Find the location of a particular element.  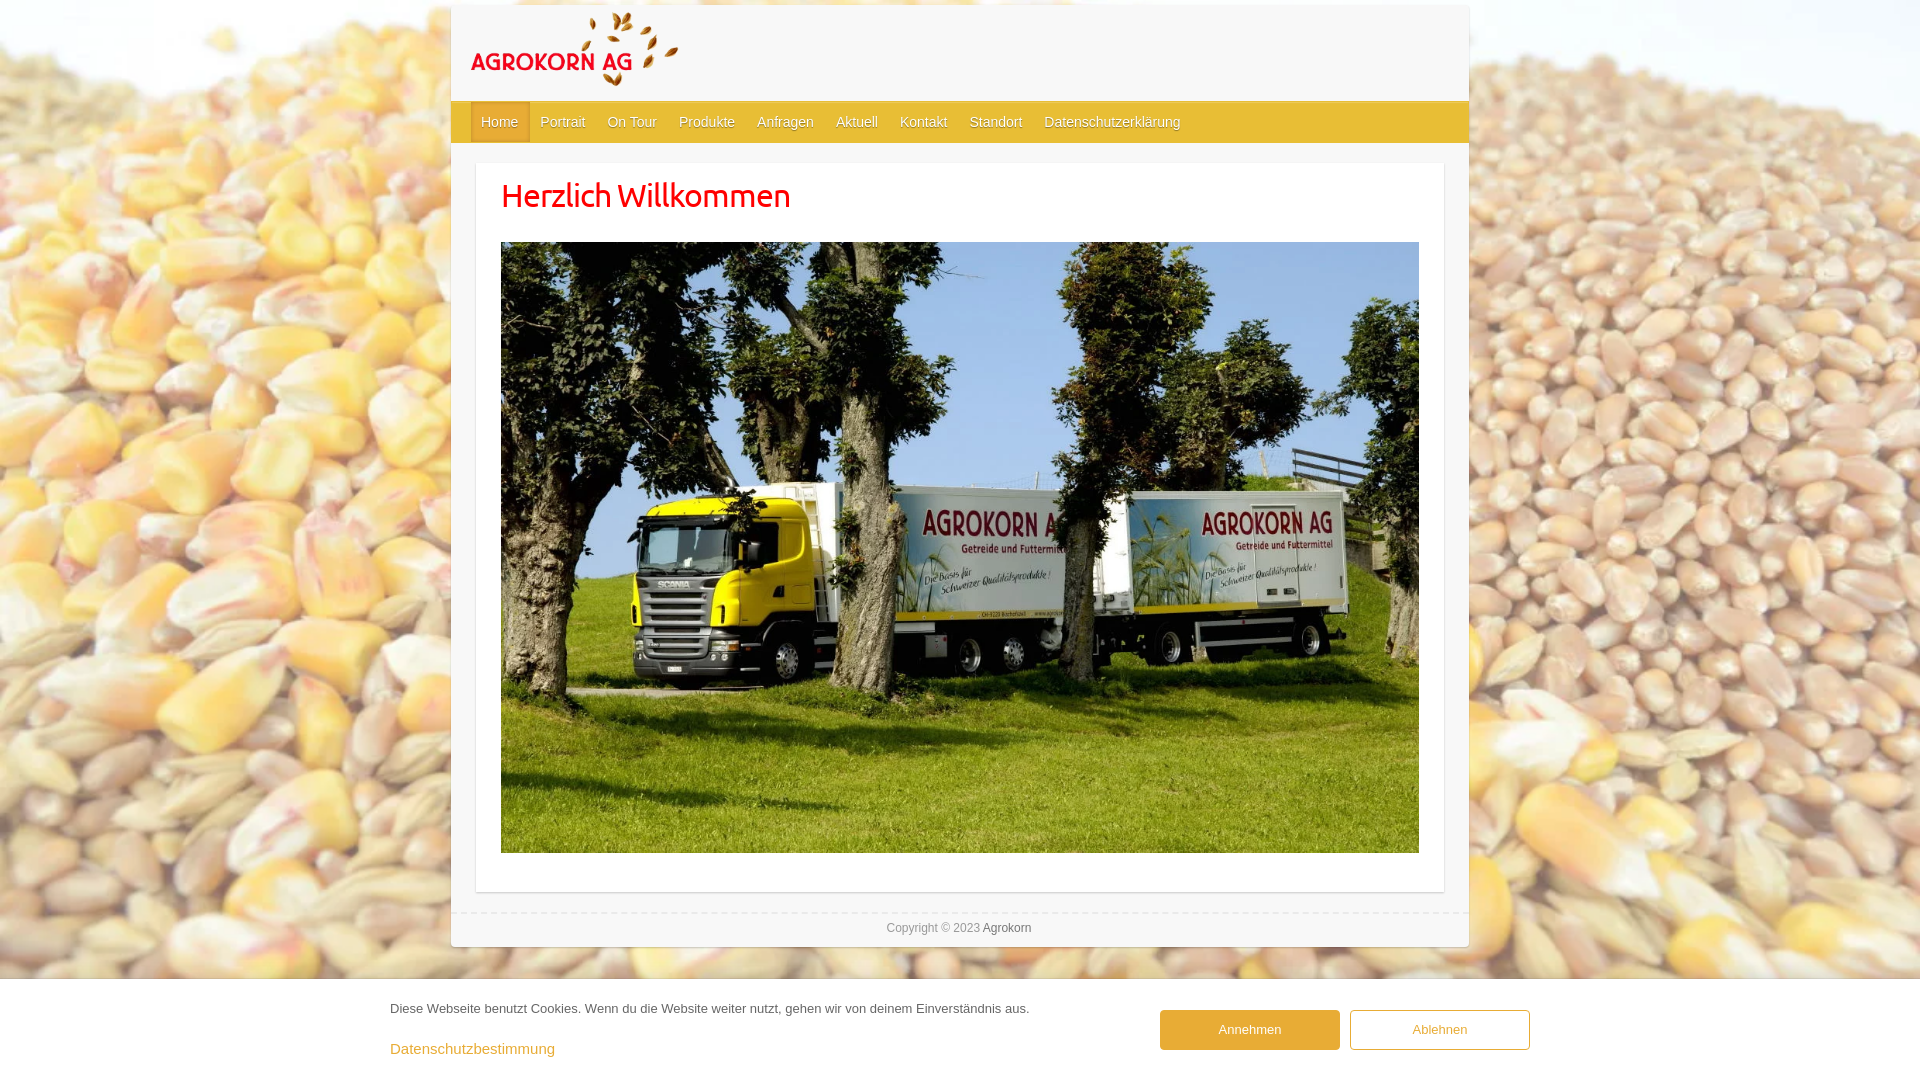

'On Tour' is located at coordinates (632, 122).